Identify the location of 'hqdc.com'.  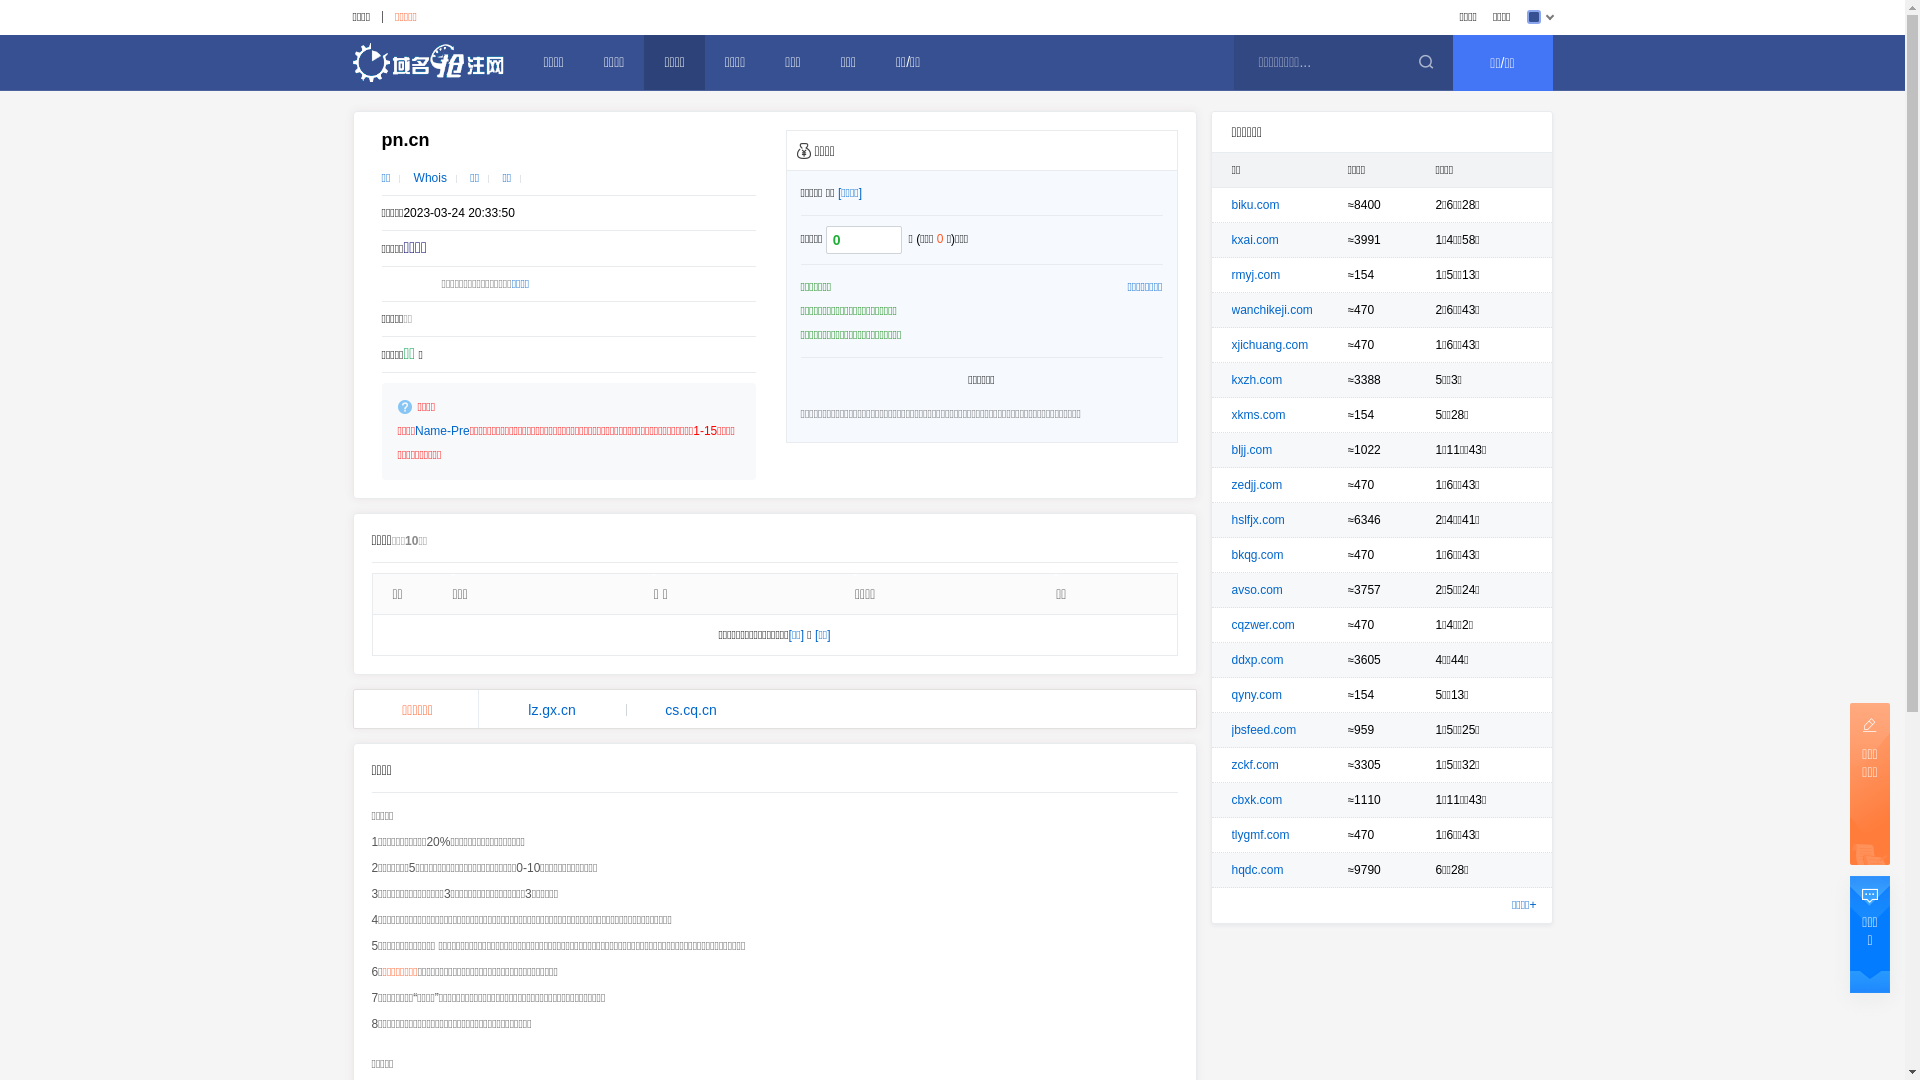
(1256, 869).